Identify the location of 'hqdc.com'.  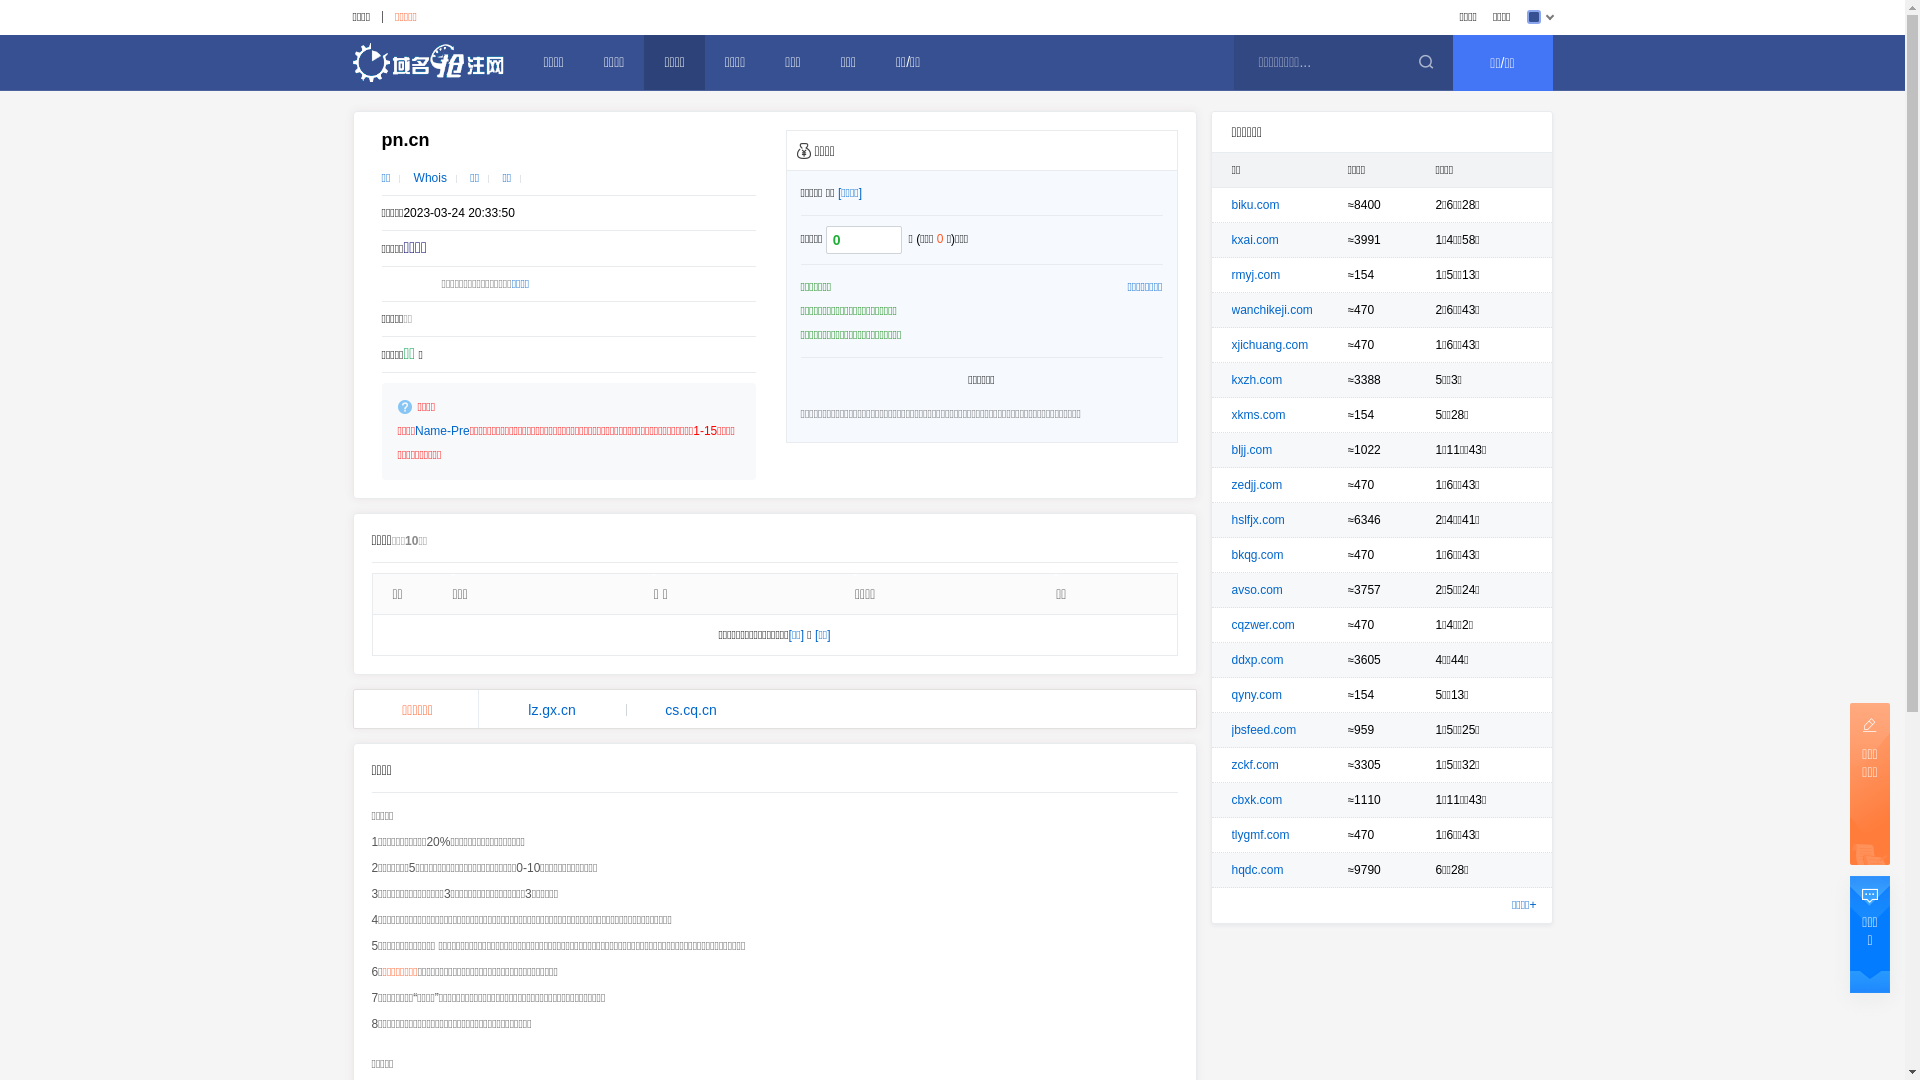
(1256, 869).